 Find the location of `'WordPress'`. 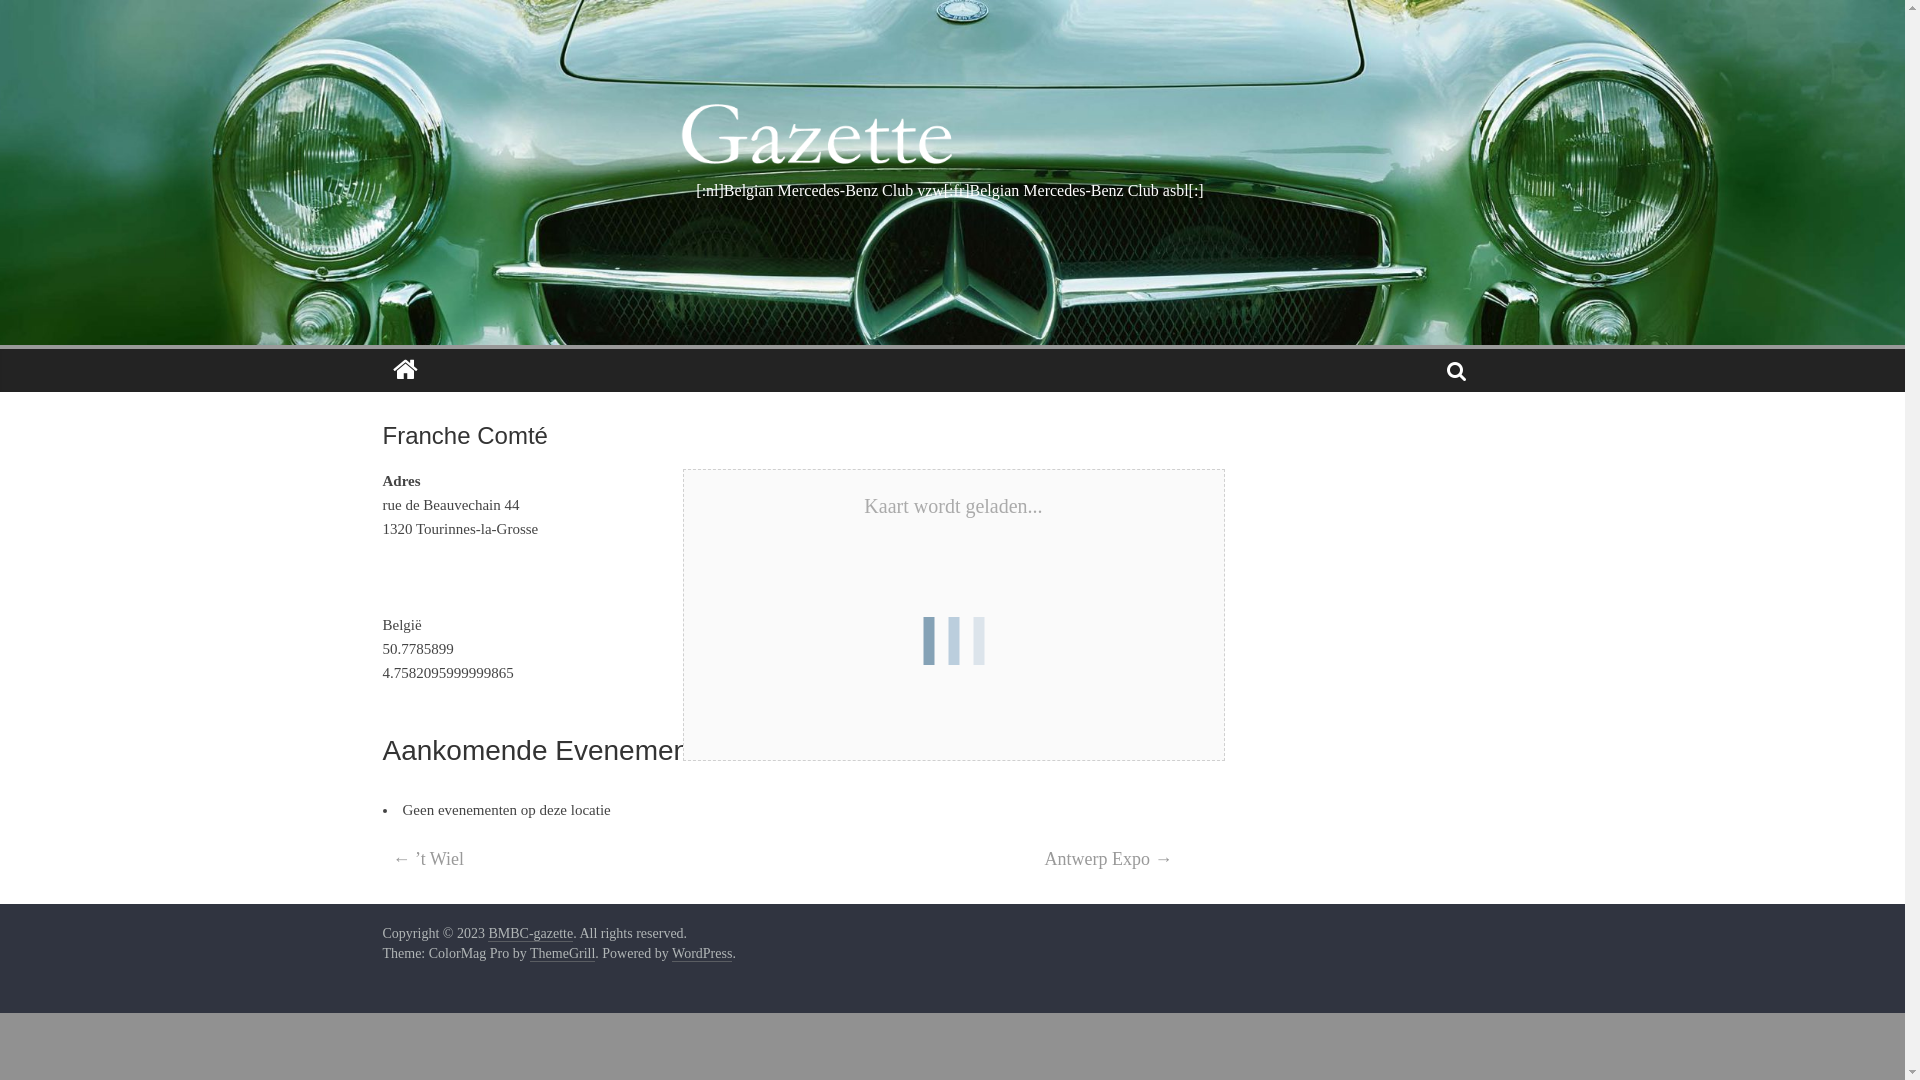

'WordPress' is located at coordinates (701, 952).